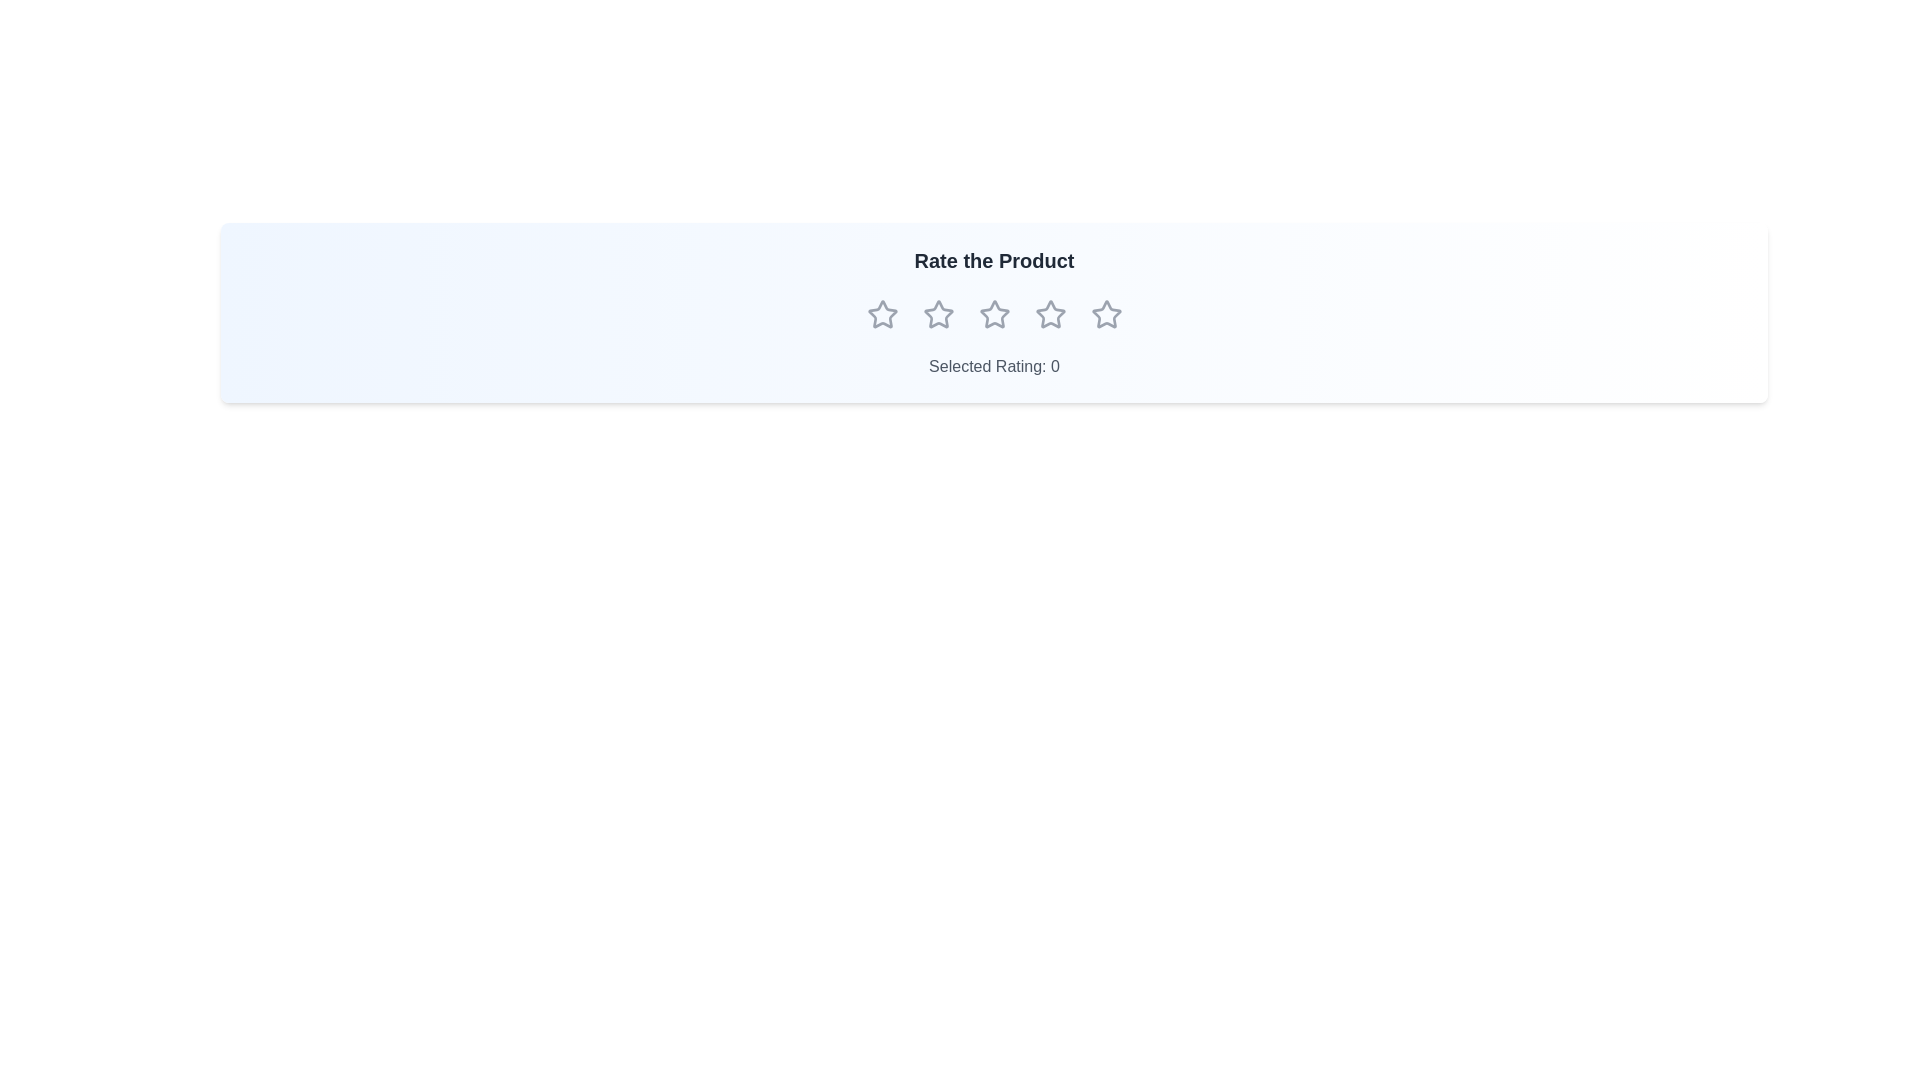  I want to click on the third star in the rating system, so click(1049, 315).